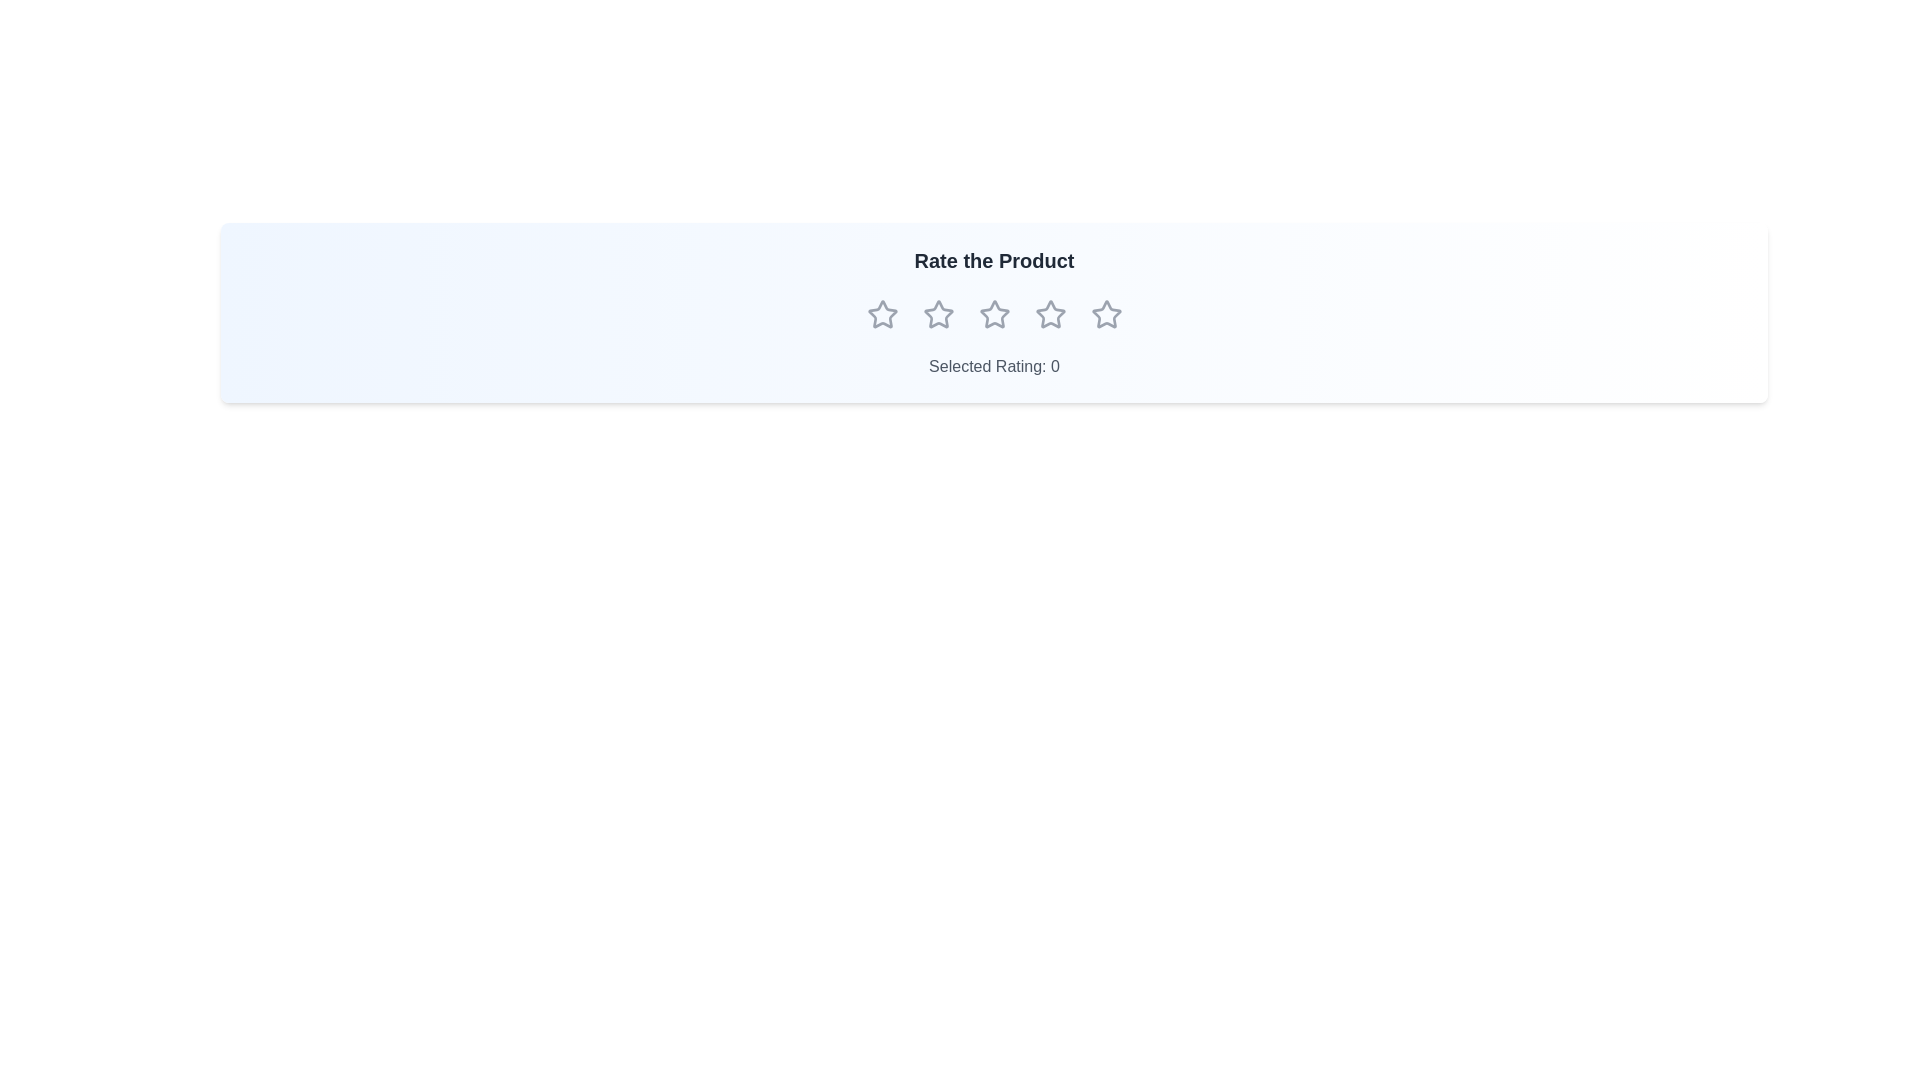  I want to click on the third star in the rating system, so click(1049, 315).